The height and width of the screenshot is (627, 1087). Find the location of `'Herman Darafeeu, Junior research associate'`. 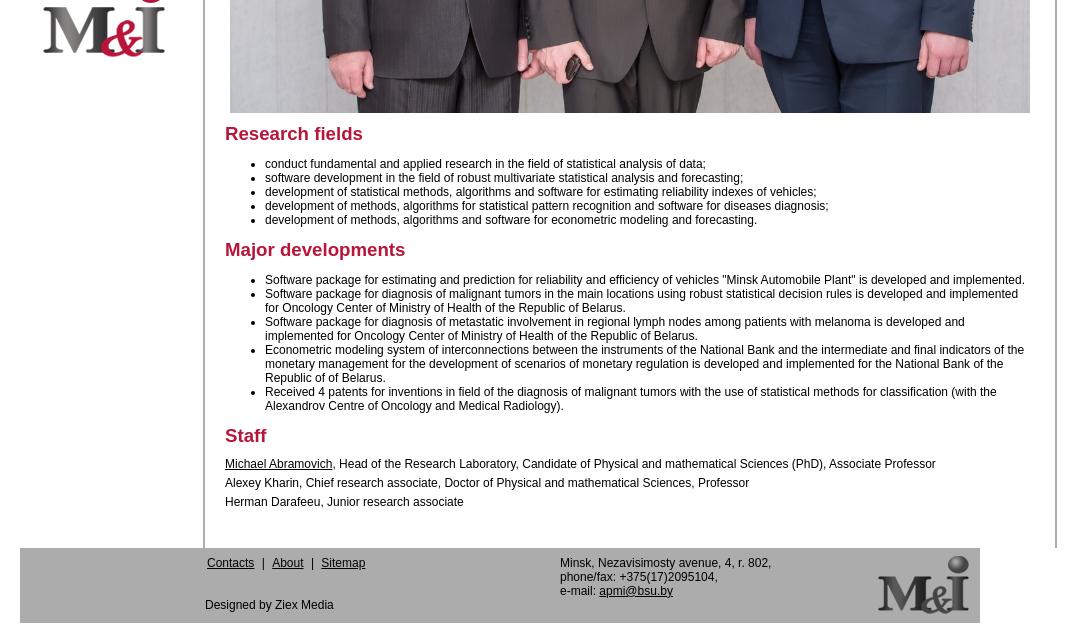

'Herman Darafeeu, Junior research associate' is located at coordinates (343, 500).